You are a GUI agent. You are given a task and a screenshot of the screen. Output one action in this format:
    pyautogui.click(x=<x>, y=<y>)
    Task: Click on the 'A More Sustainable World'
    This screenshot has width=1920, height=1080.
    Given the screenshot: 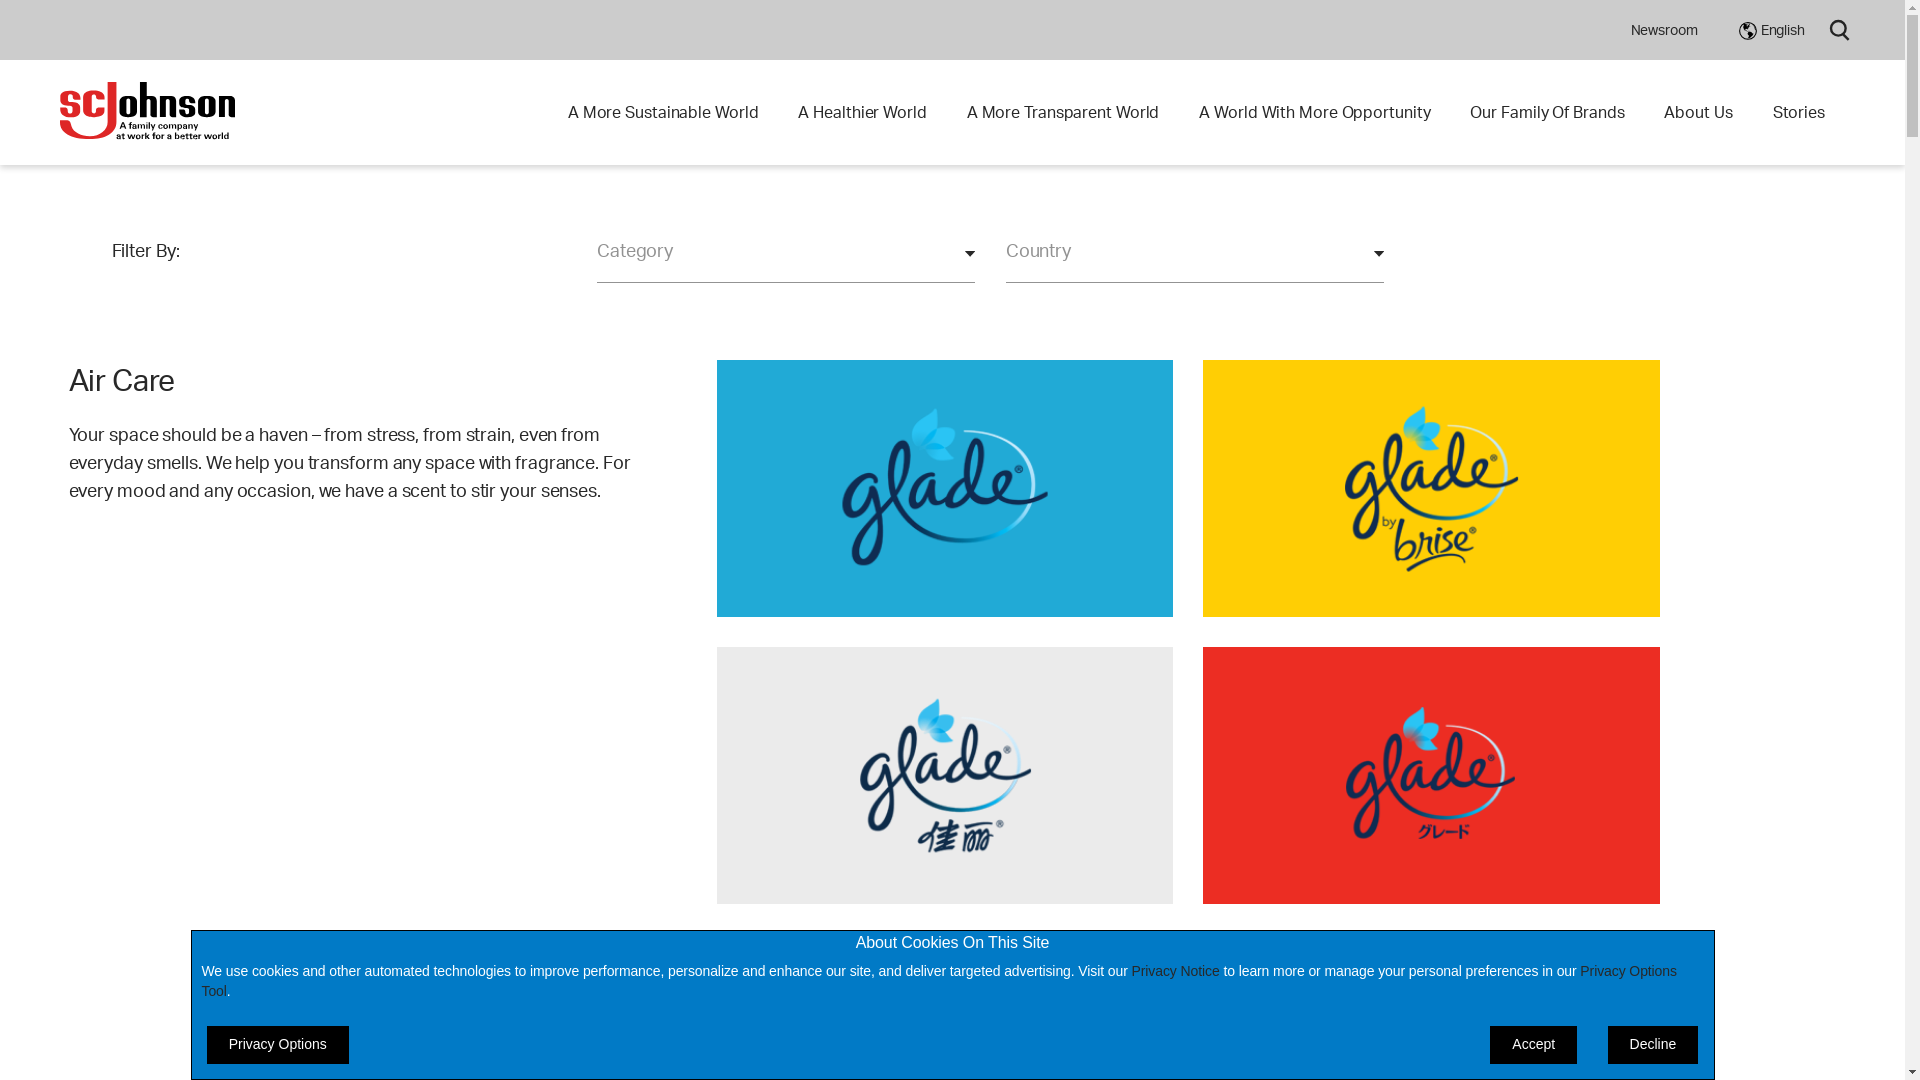 What is the action you would take?
    pyautogui.click(x=566, y=111)
    